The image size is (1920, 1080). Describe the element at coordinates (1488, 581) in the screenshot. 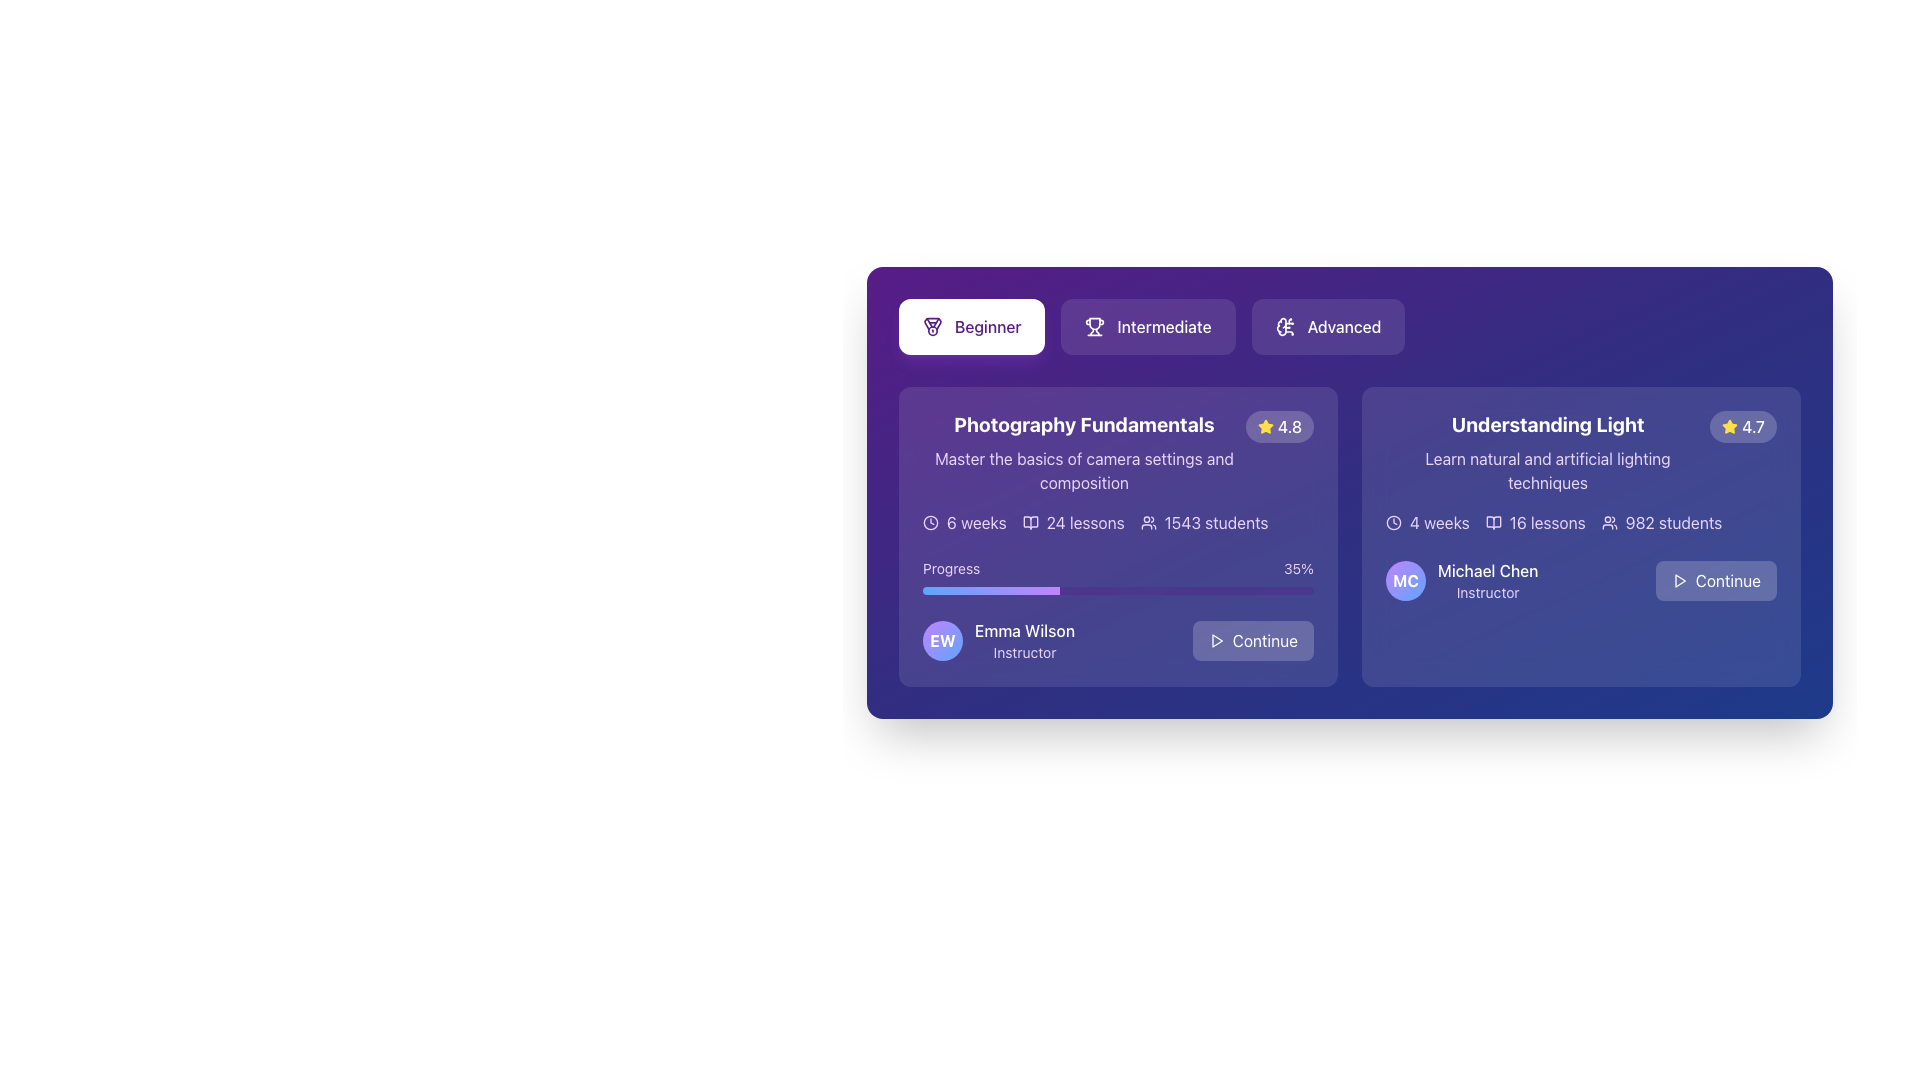

I see `the text label displaying 'Michael Chen' and 'Instructor' on a purple background, which is located within the 'Understanding Light' course card, to the right of the 'MC' avatar and above the 'Continue' button` at that location.